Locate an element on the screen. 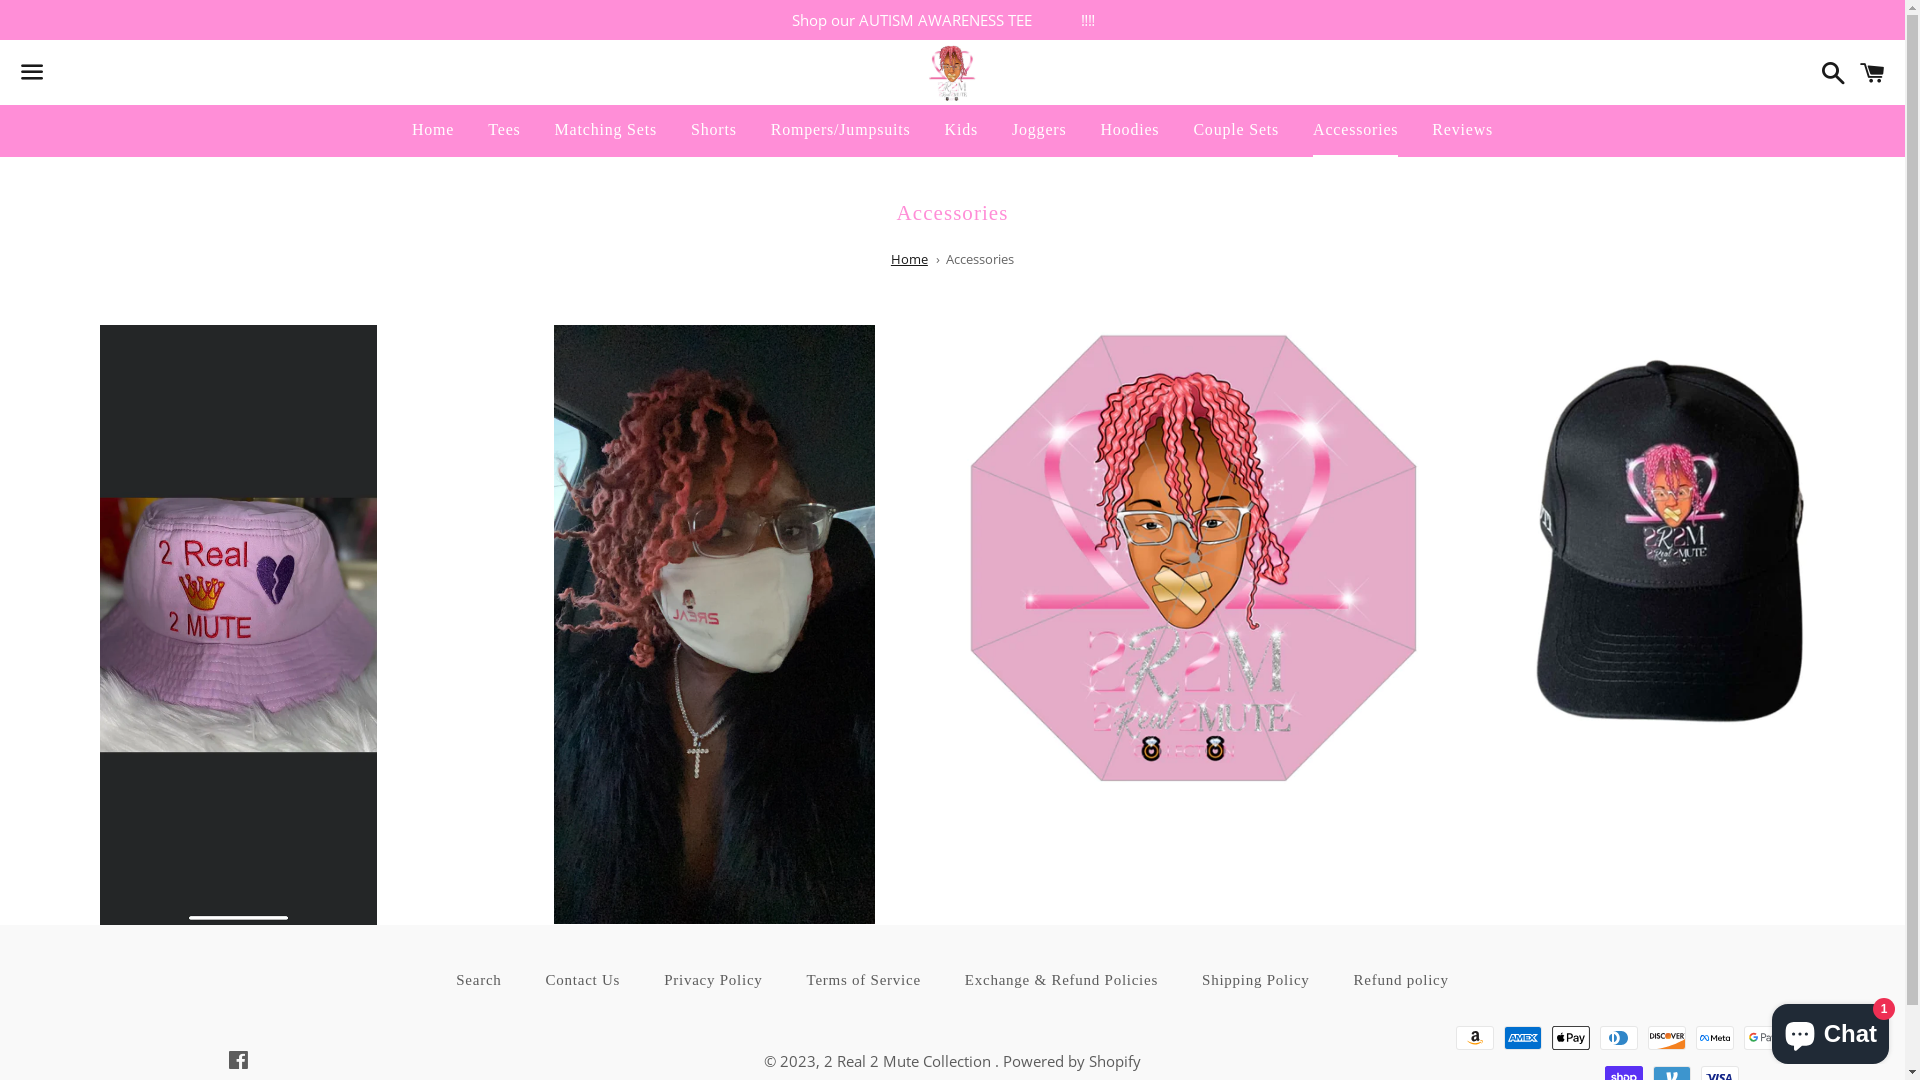 This screenshot has height=1080, width=1920. 'Shorts' is located at coordinates (676, 130).